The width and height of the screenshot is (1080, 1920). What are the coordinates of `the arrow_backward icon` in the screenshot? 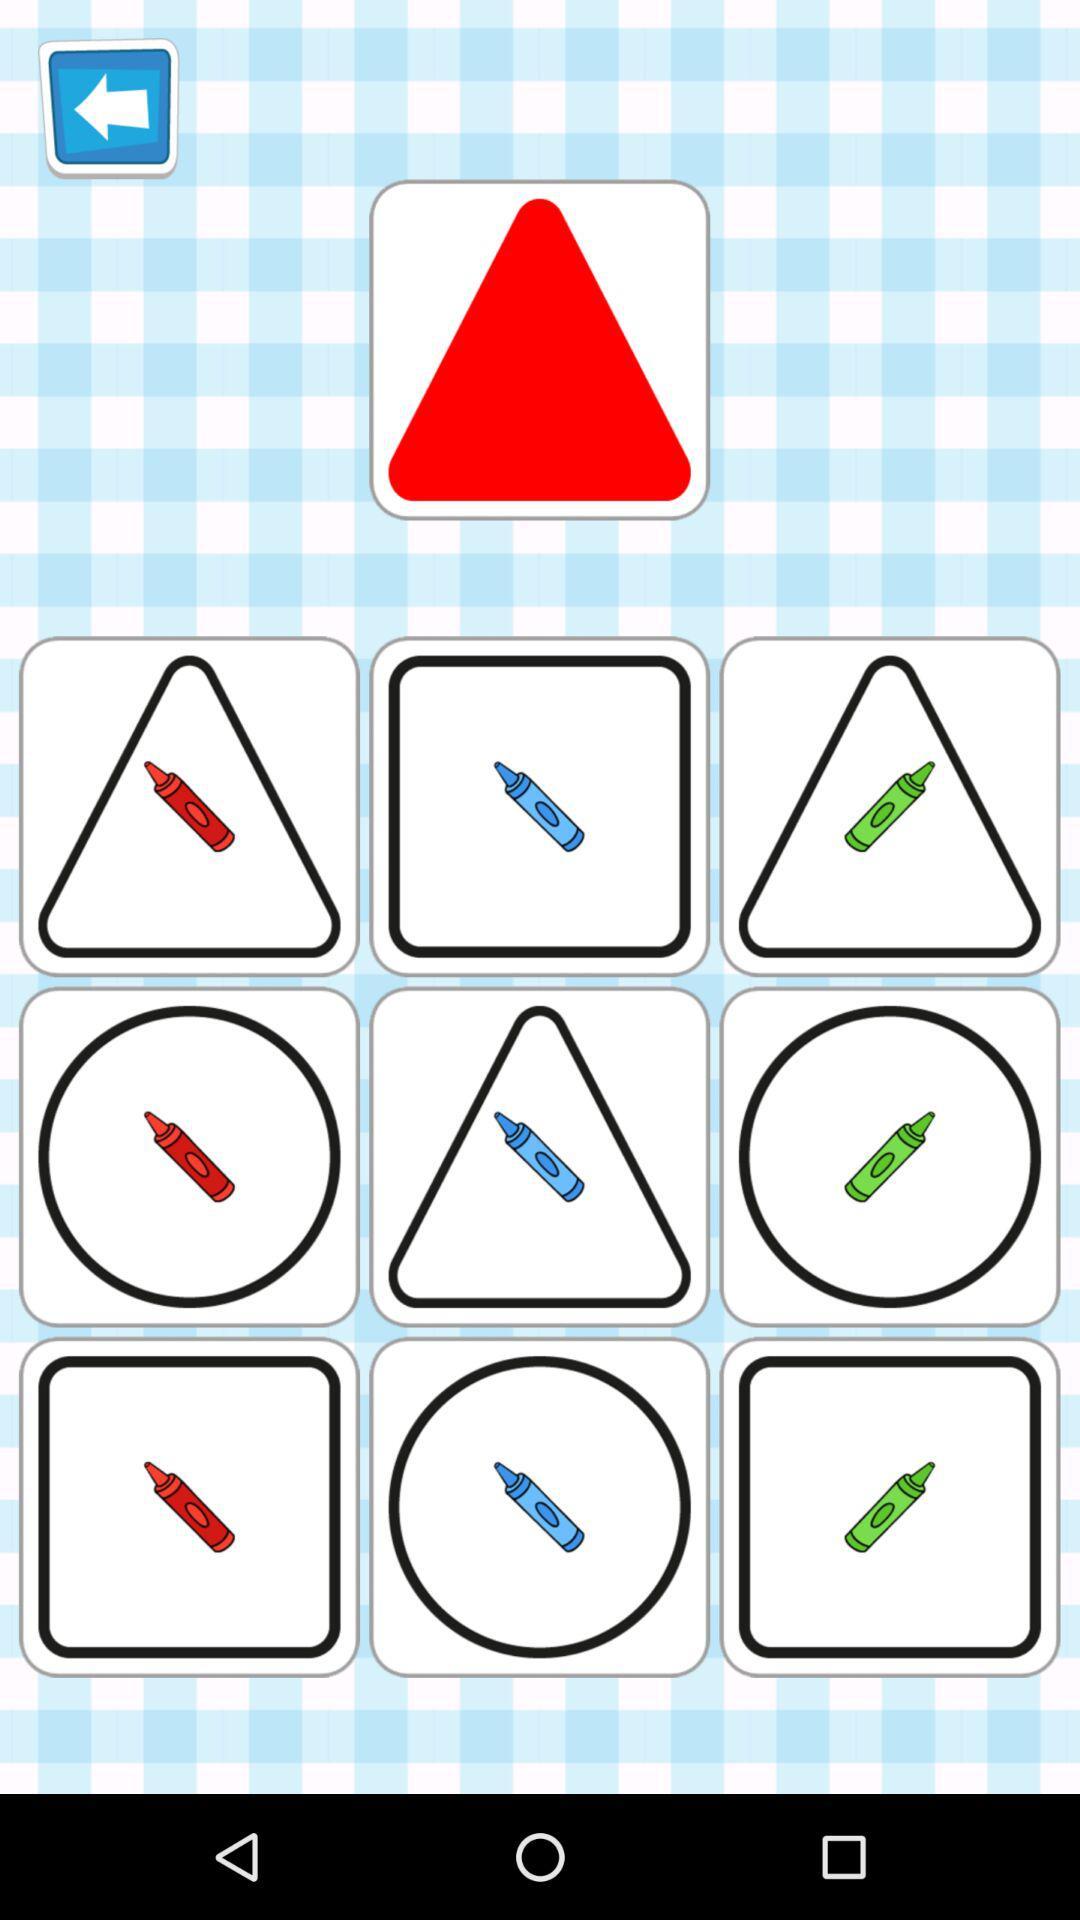 It's located at (108, 115).